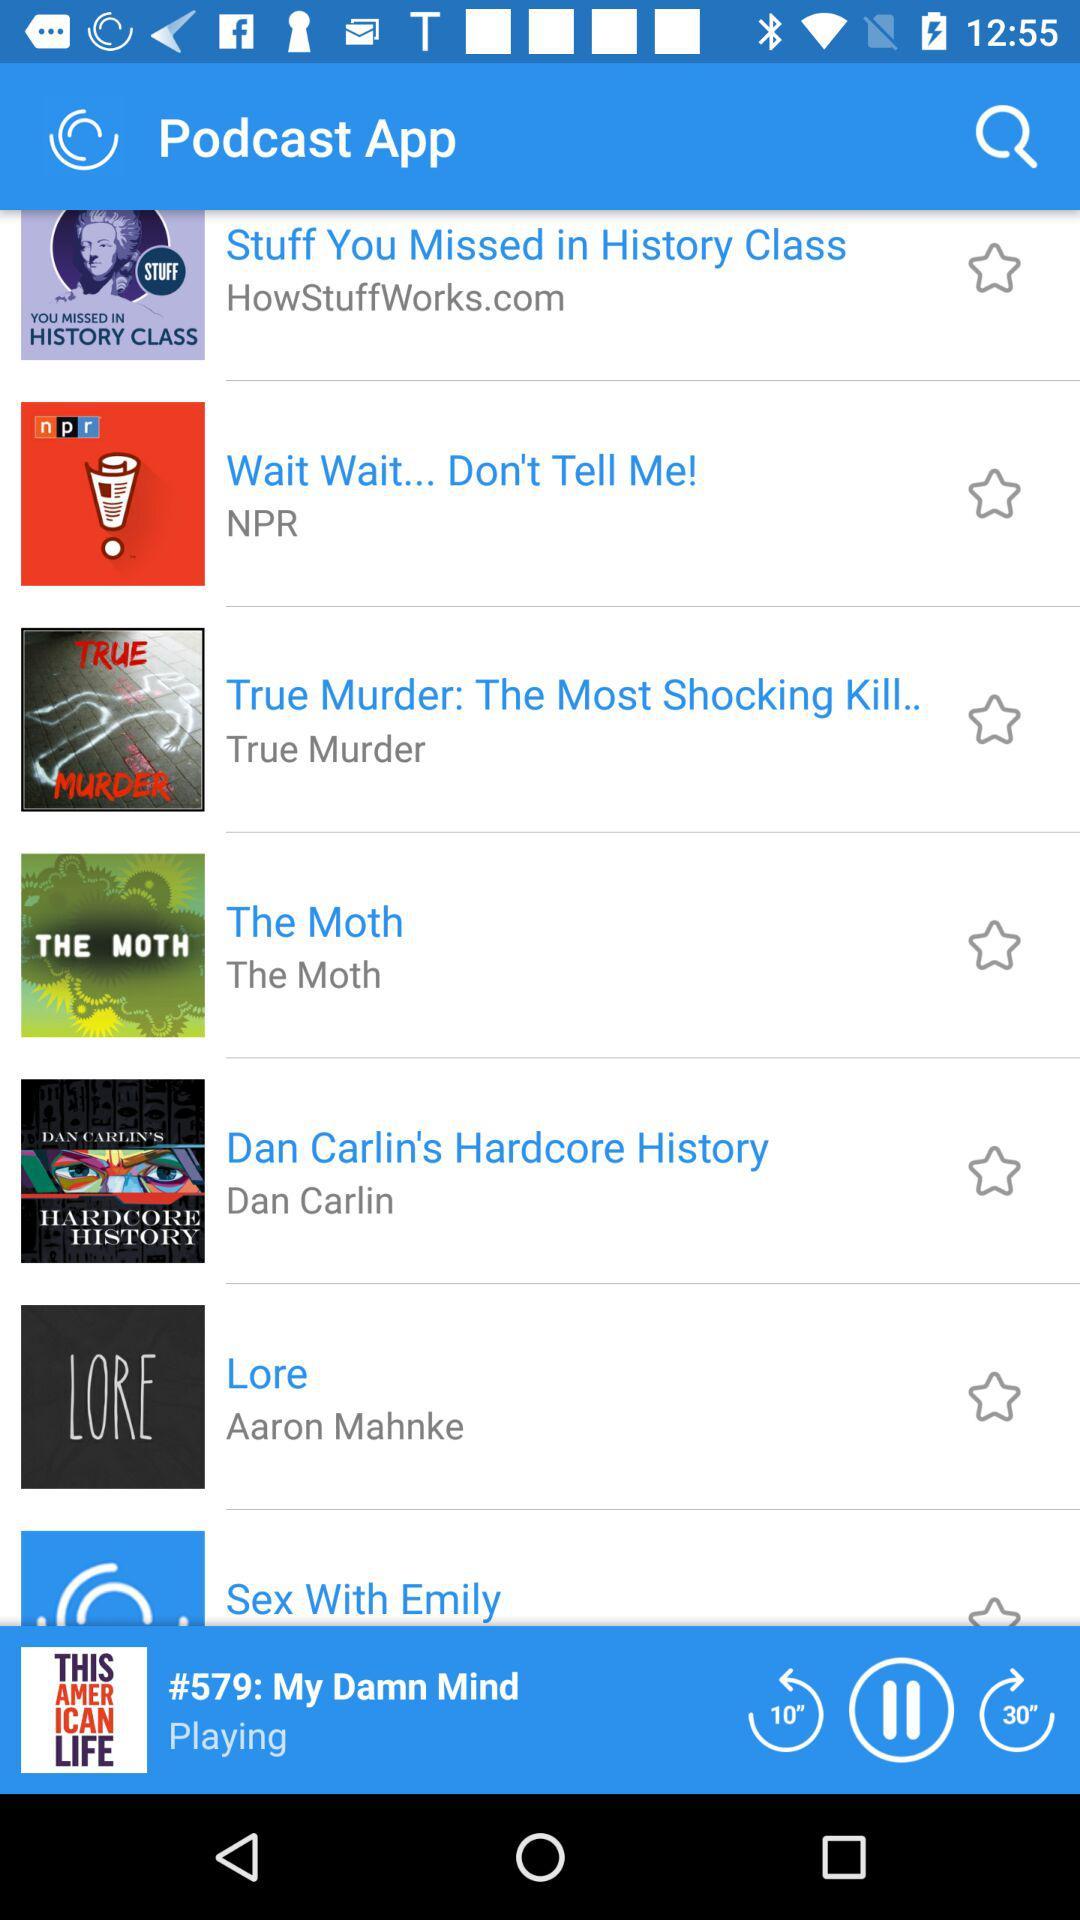 The image size is (1080, 1920). I want to click on the podcast, so click(994, 1593).